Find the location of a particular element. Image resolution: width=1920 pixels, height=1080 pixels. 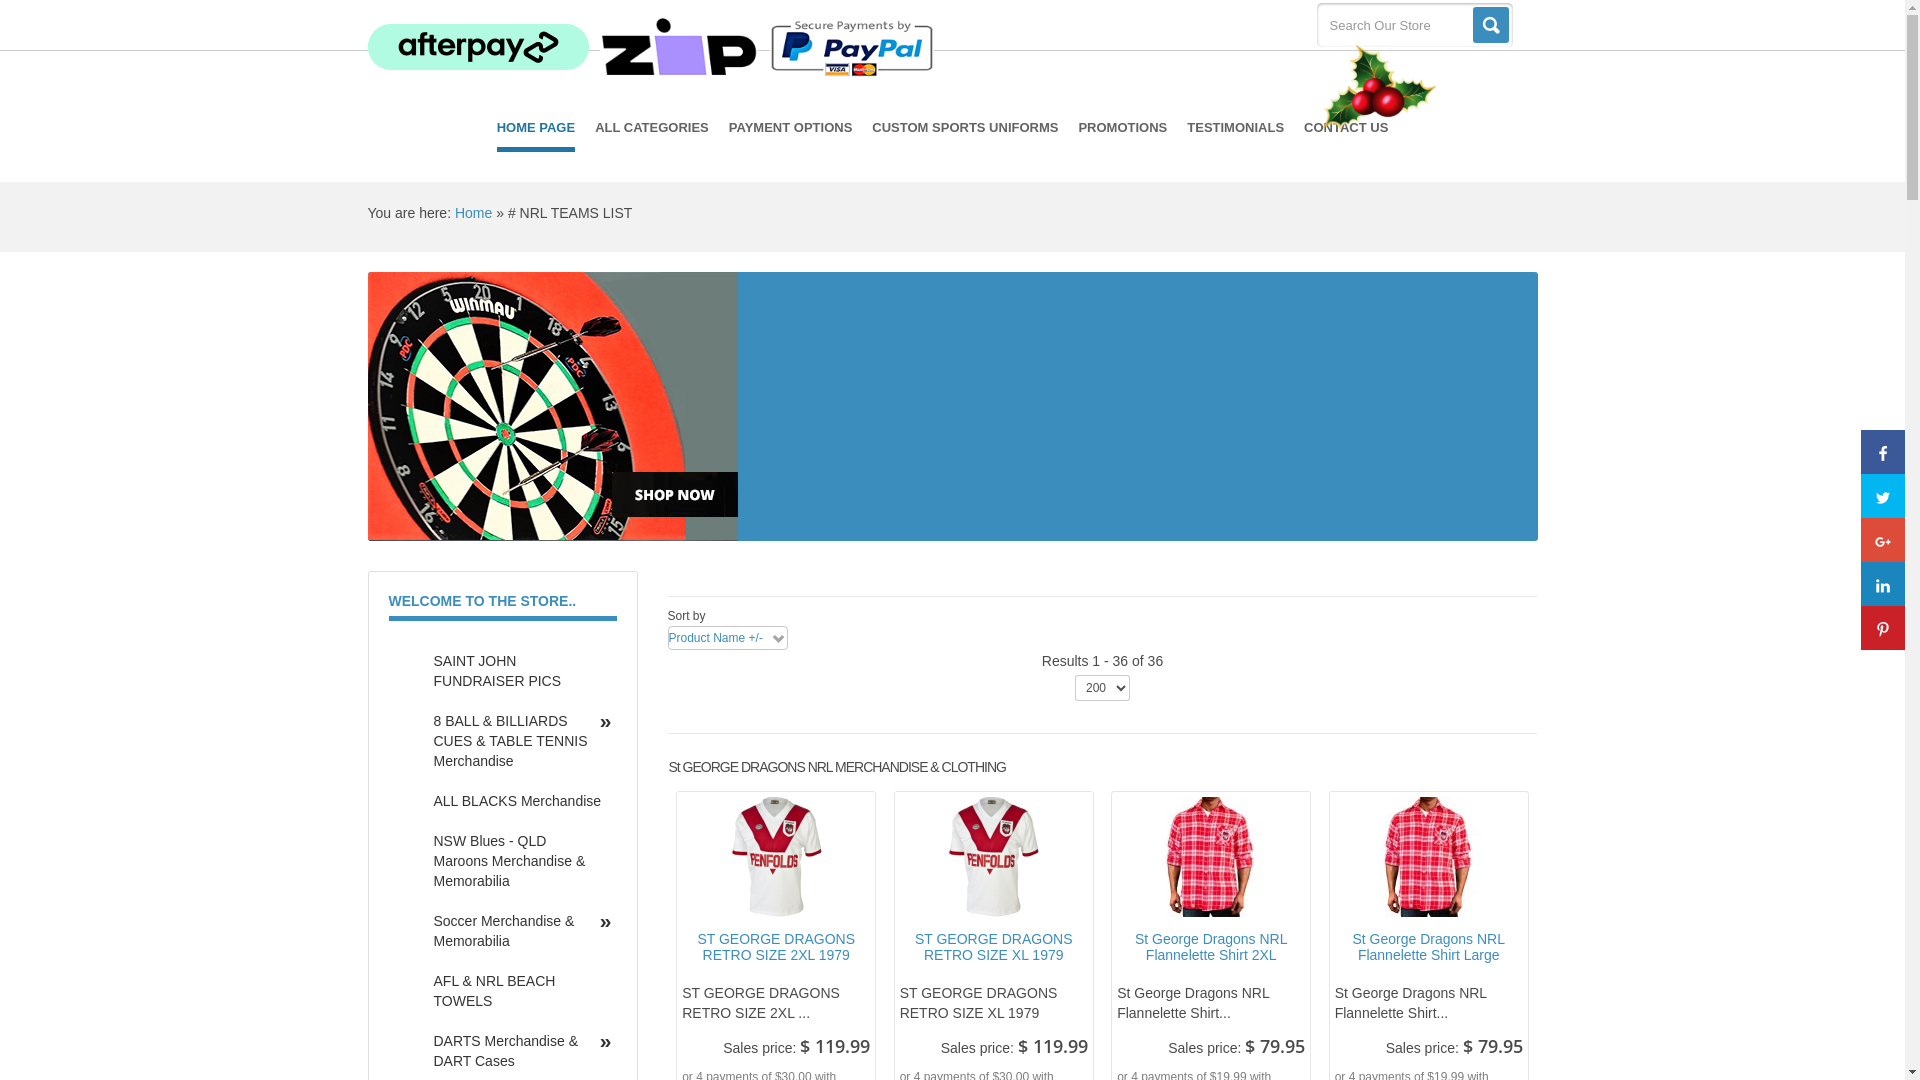

'HOME PAGE' is located at coordinates (497, 130).